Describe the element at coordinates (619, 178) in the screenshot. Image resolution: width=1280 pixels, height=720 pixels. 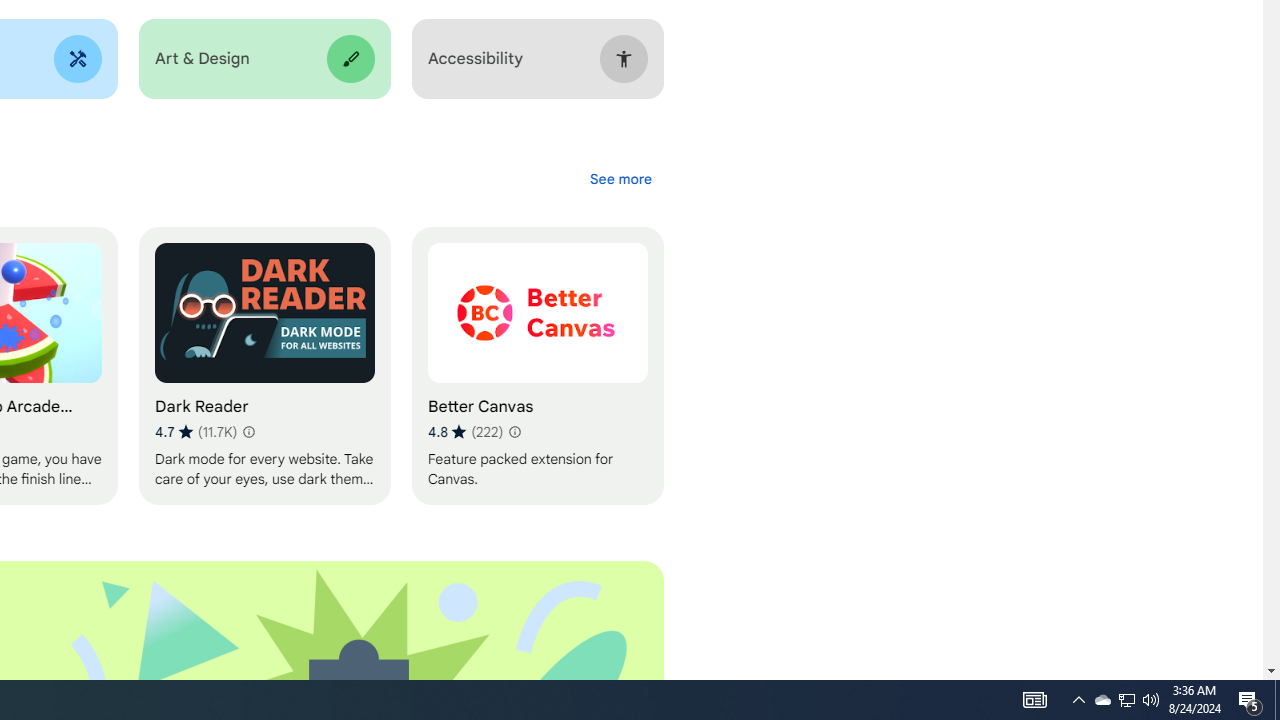
I see `'See more personalized recommendations'` at that location.